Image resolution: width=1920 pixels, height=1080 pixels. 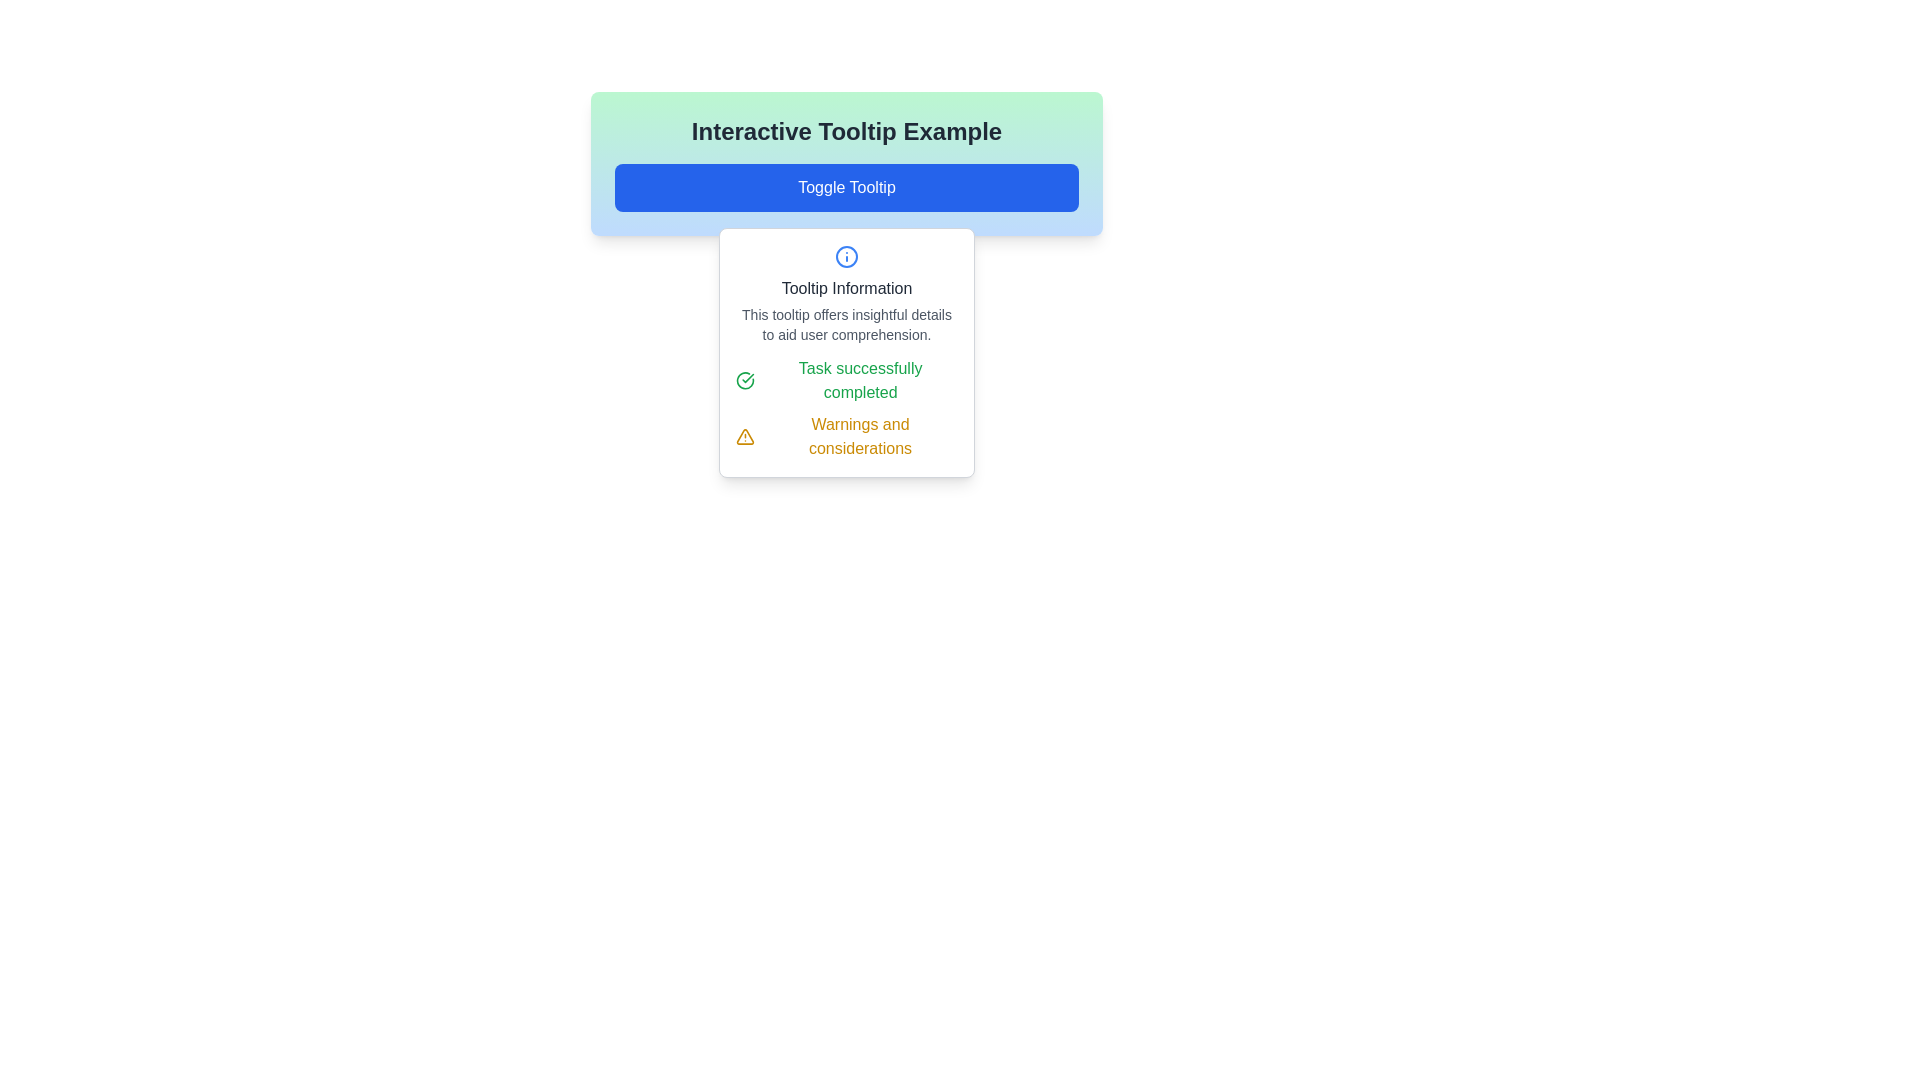 I want to click on warning content displayed in the Text with Icon located below the 'Task successfully completed' section in the tooltip, so click(x=846, y=435).